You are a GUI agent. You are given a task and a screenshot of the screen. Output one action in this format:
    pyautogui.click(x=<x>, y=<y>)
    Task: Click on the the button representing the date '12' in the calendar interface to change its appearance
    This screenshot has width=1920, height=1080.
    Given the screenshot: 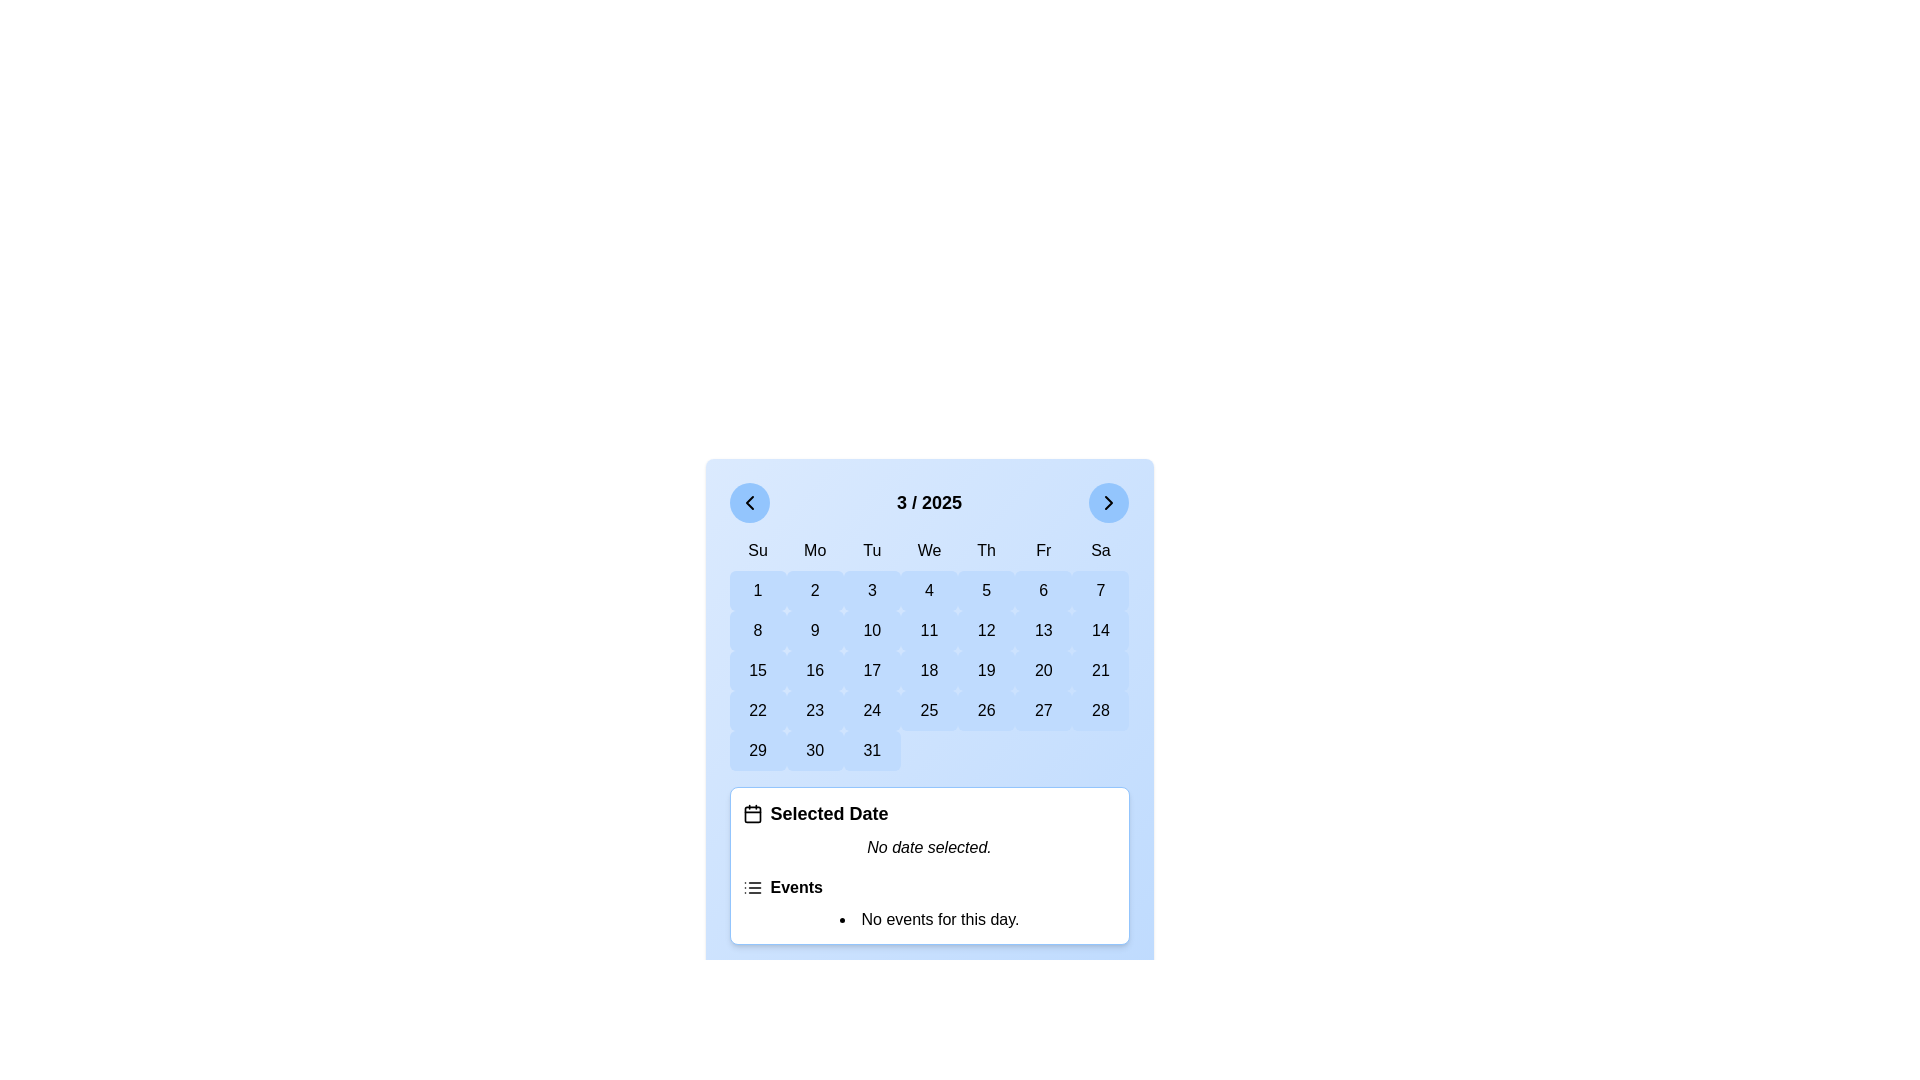 What is the action you would take?
    pyautogui.click(x=986, y=631)
    